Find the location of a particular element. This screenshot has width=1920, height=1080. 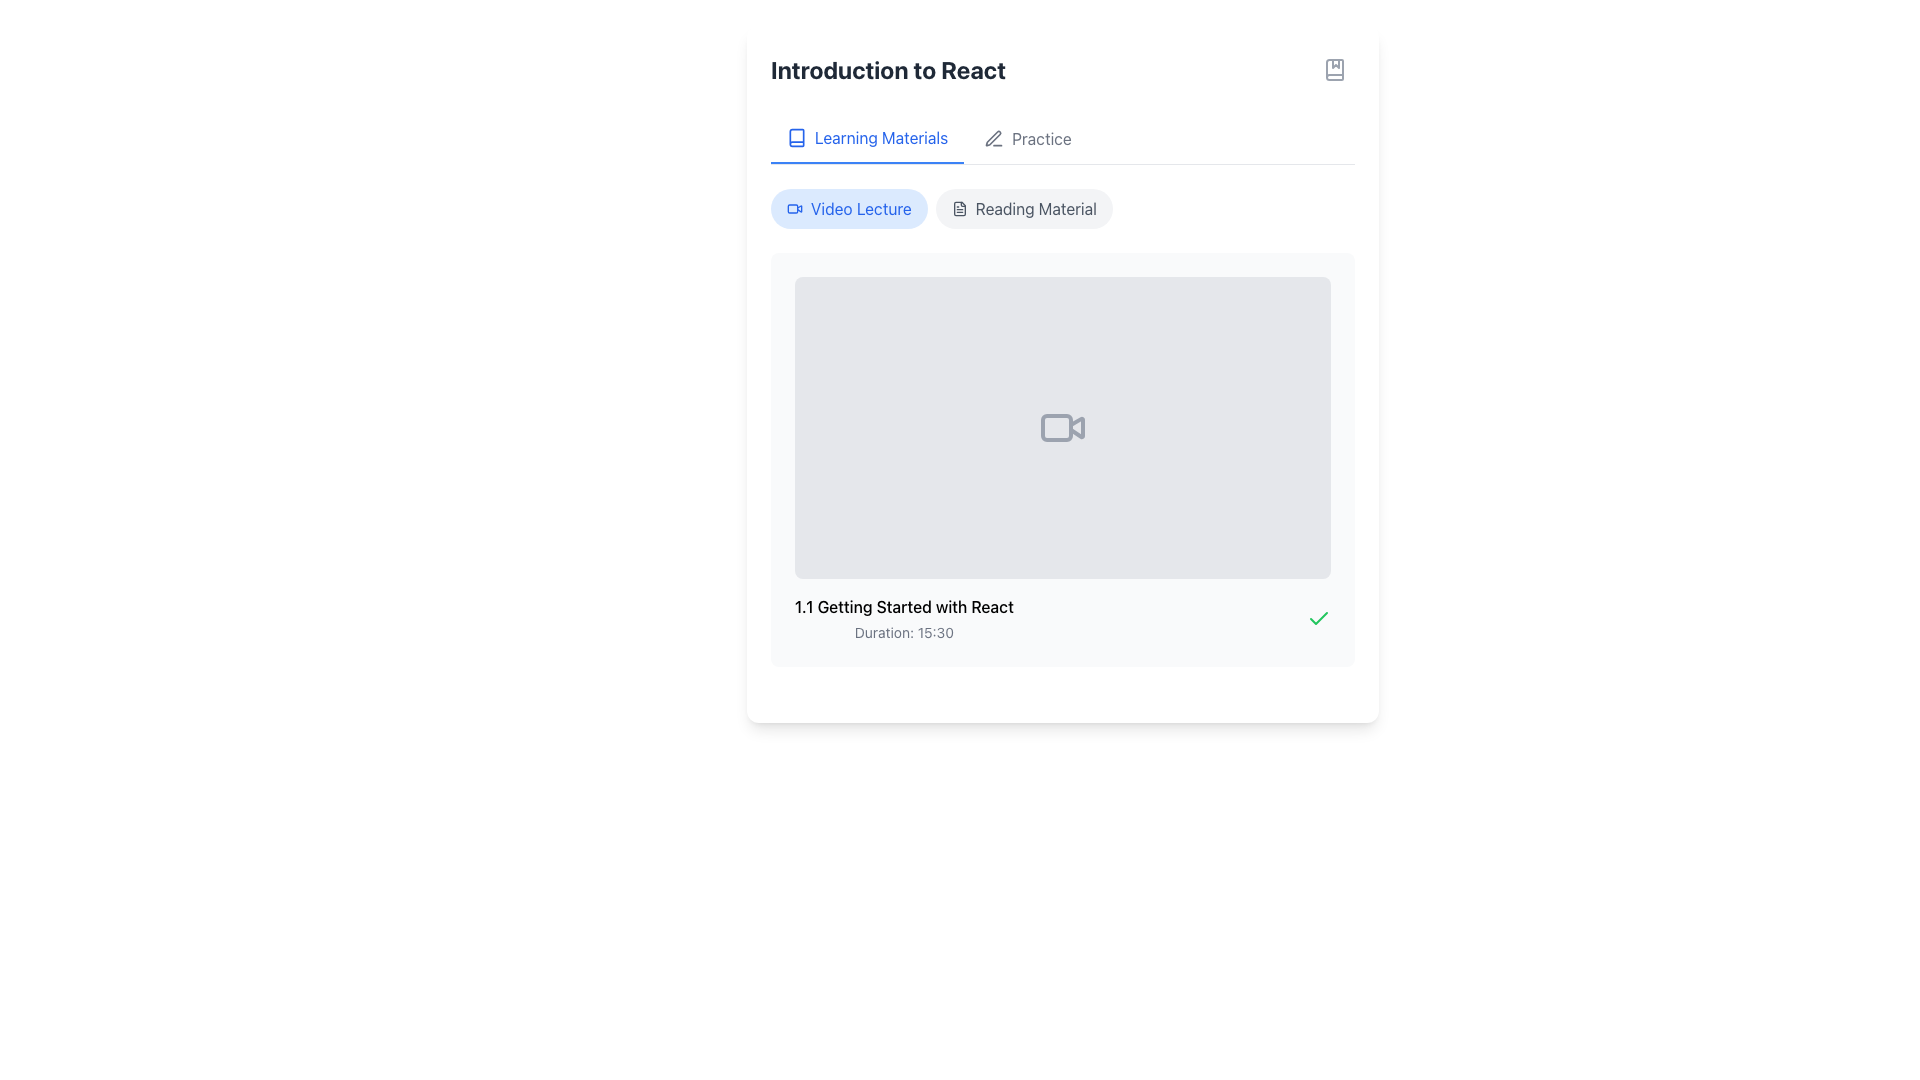

the 'Reading Material' text label, which is styled in gray sans-serif font and located next to a document icon is located at coordinates (1036, 208).